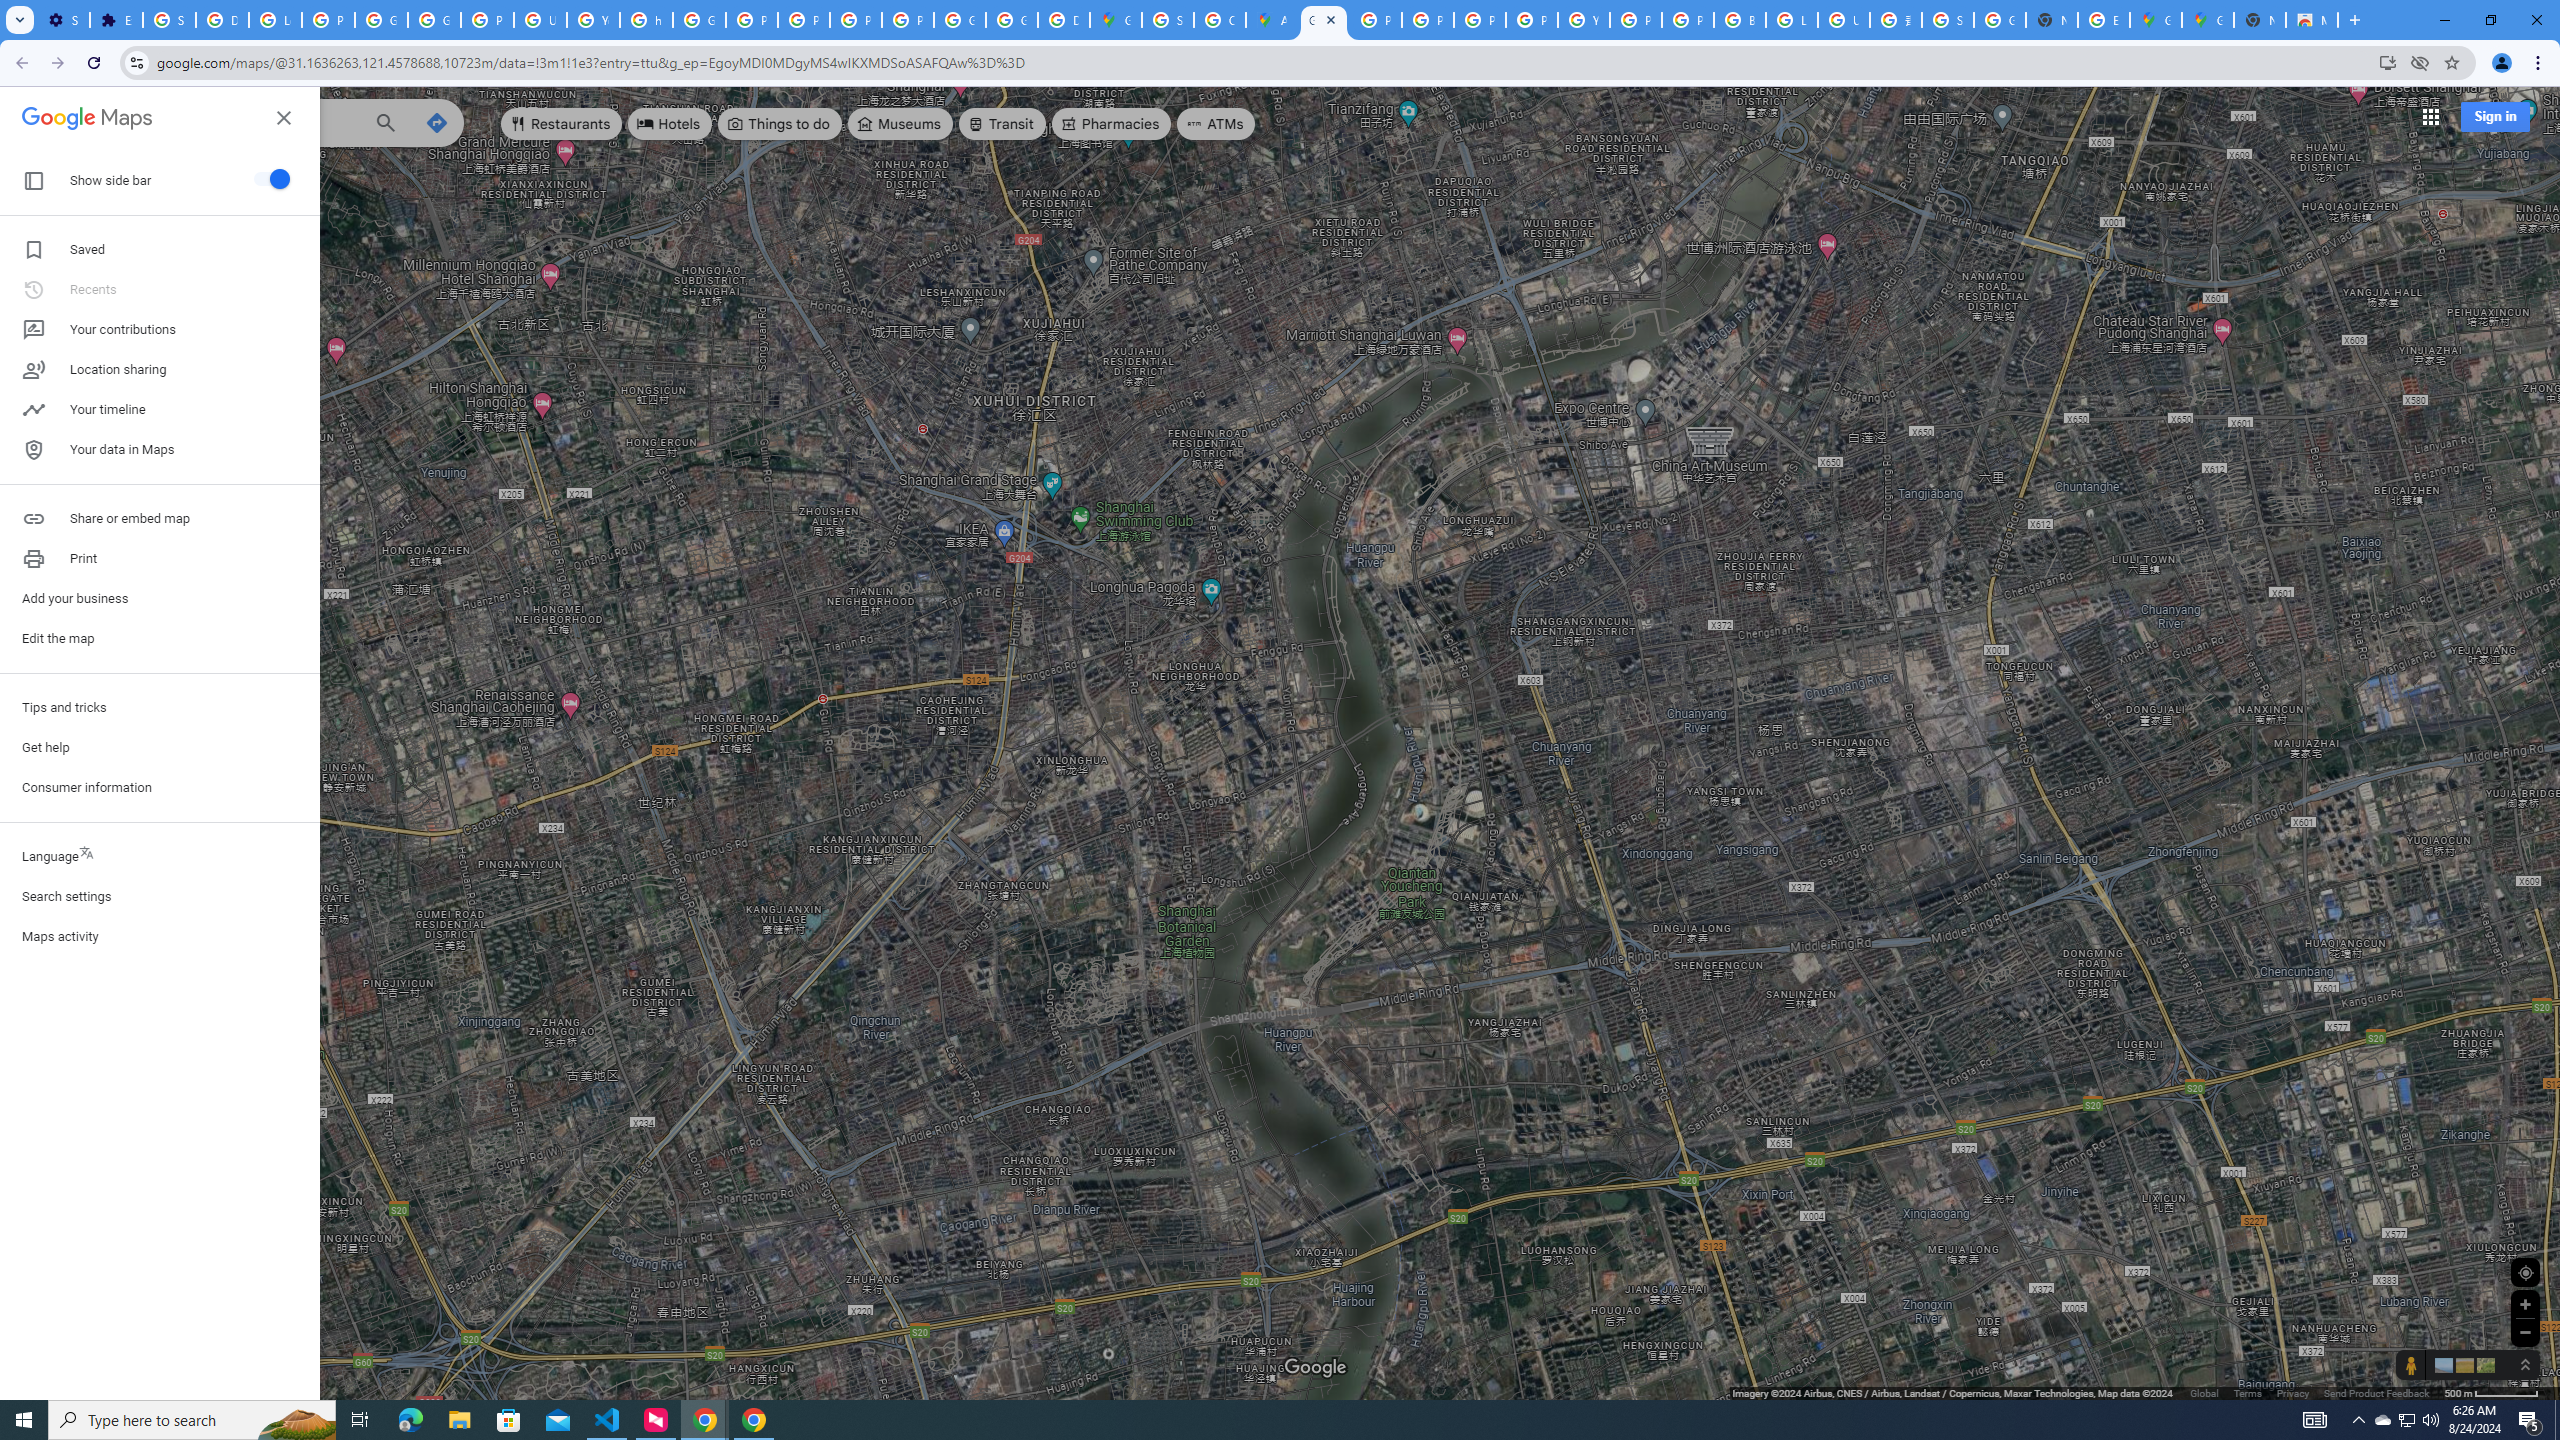 This screenshot has height=1440, width=2560. What do you see at coordinates (1112, 122) in the screenshot?
I see `'Pharmacies'` at bounding box center [1112, 122].